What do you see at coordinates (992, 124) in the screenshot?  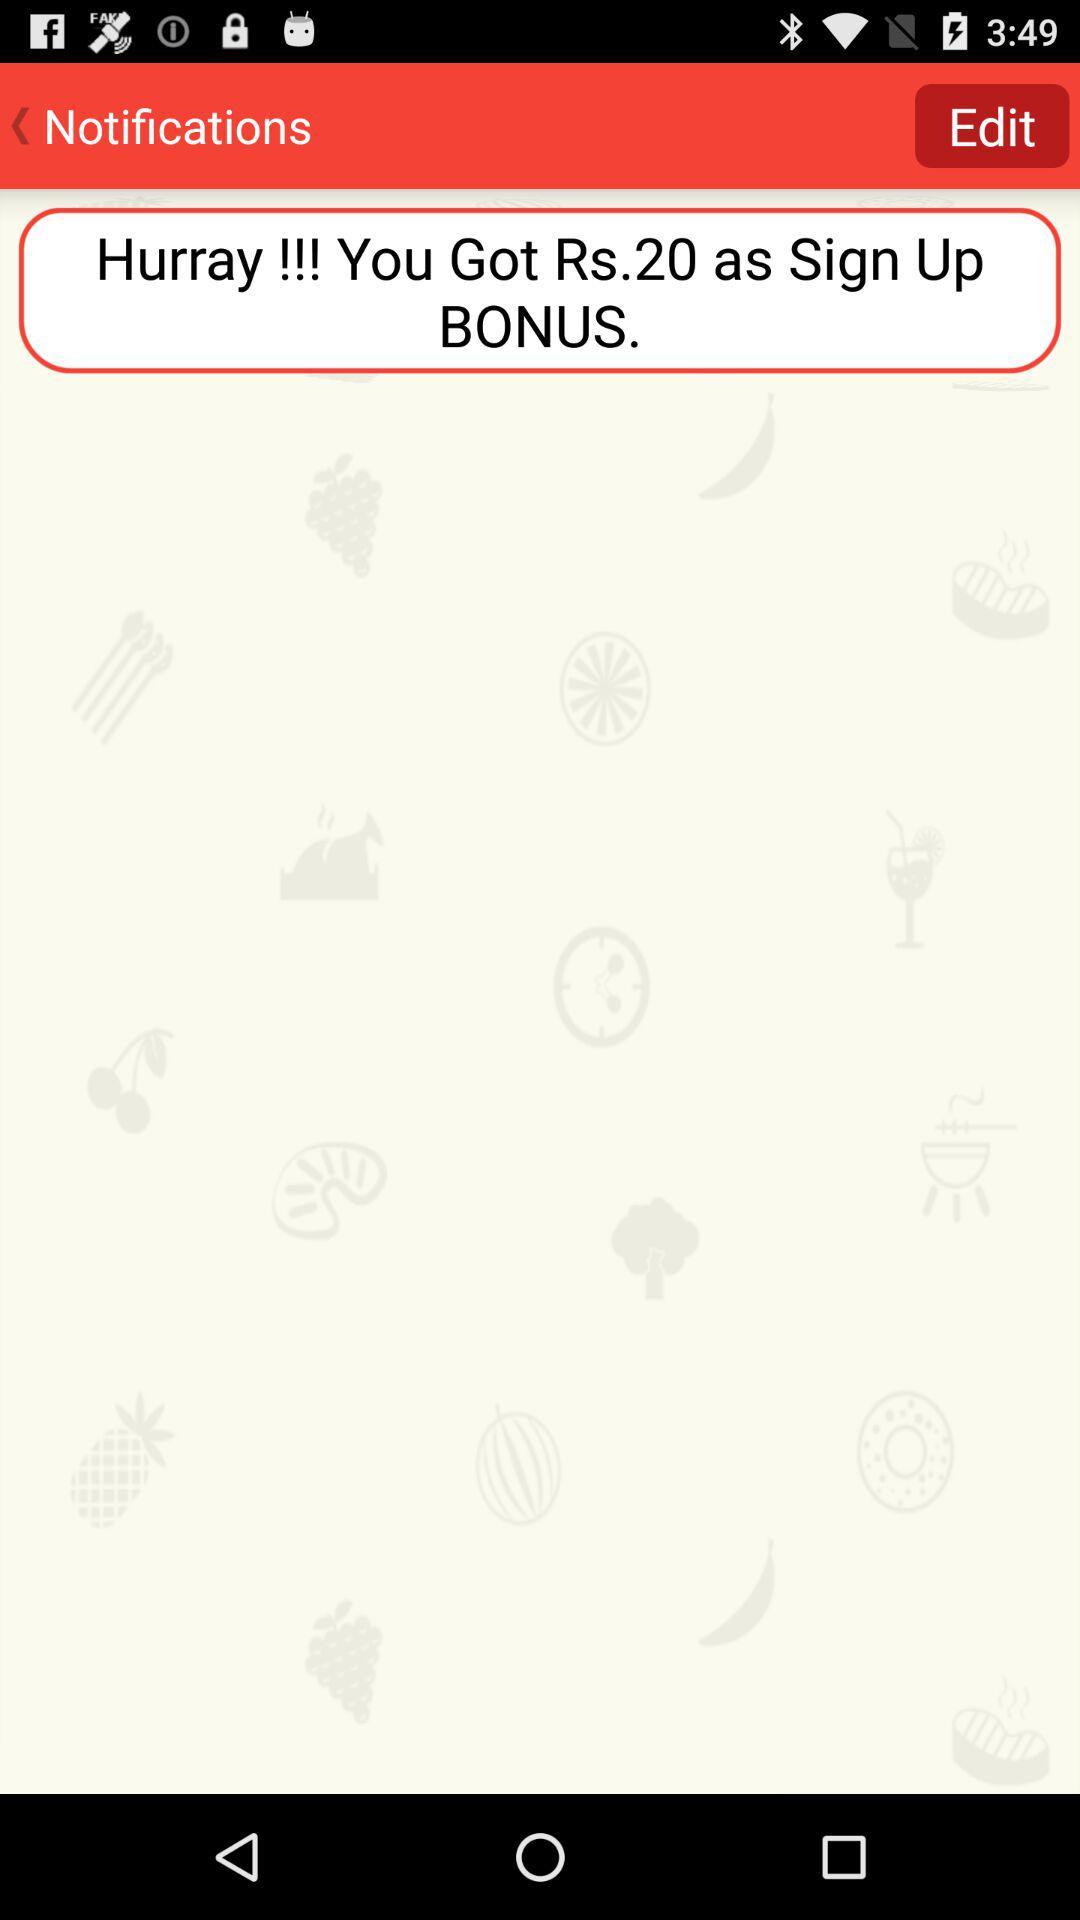 I see `edit    icon` at bounding box center [992, 124].